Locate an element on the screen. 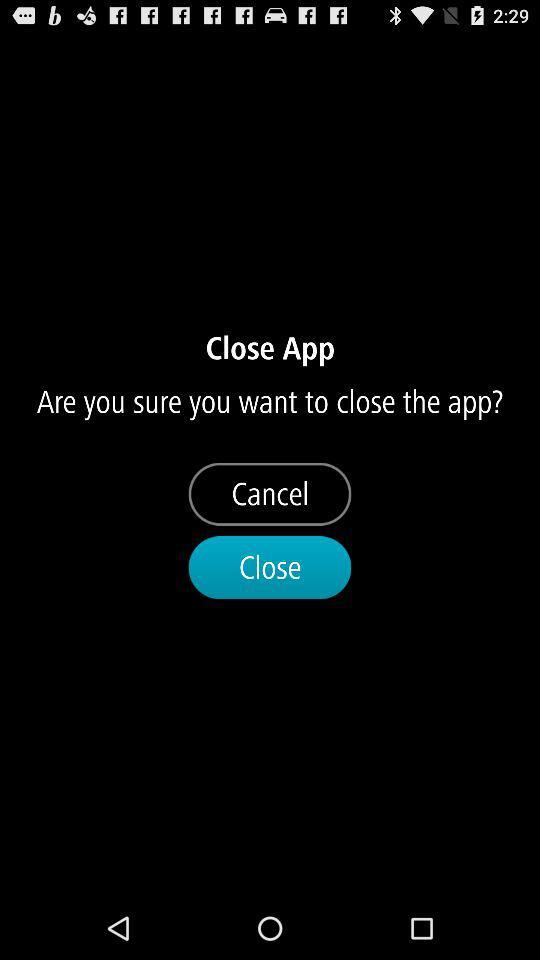  icon below the are you sure item is located at coordinates (270, 493).